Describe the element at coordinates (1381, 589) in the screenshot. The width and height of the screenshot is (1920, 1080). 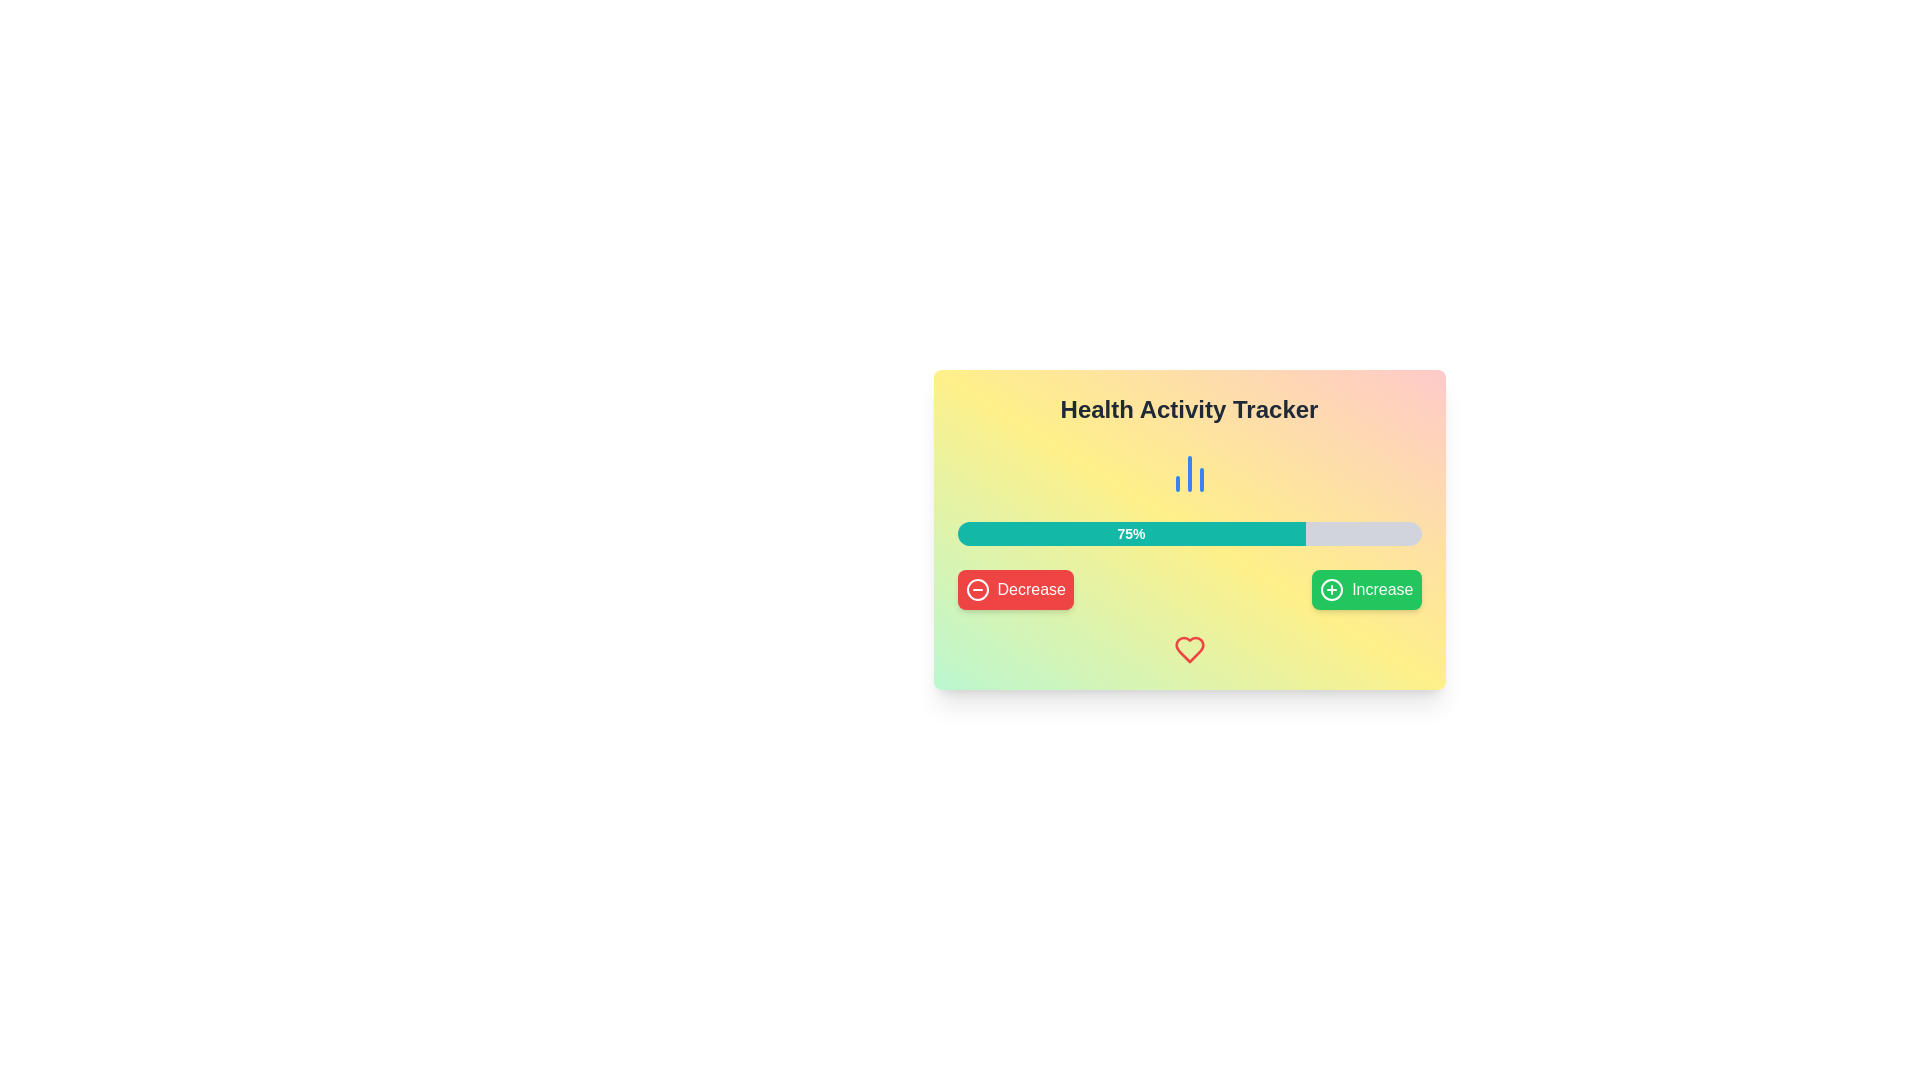
I see `the green button labeled 'Increase' located on the far right of the button group` at that location.